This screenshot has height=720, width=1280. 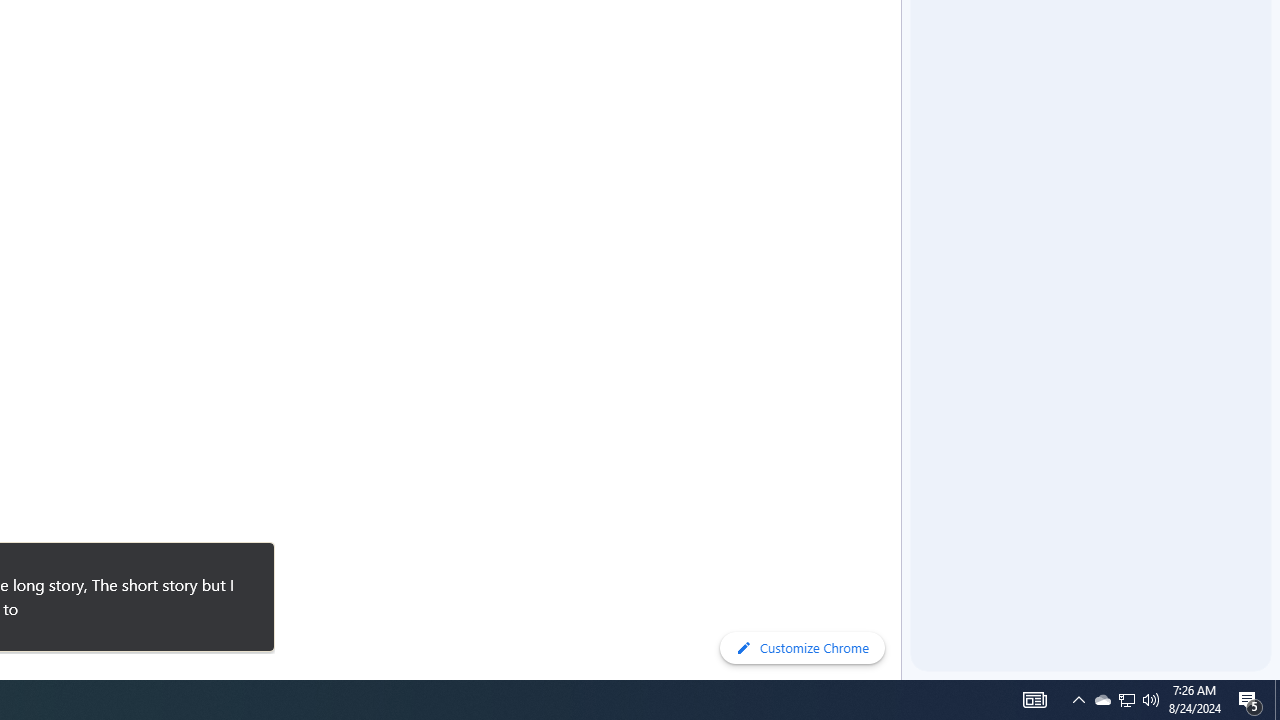 I want to click on 'Customize Chrome', so click(x=801, y=648).